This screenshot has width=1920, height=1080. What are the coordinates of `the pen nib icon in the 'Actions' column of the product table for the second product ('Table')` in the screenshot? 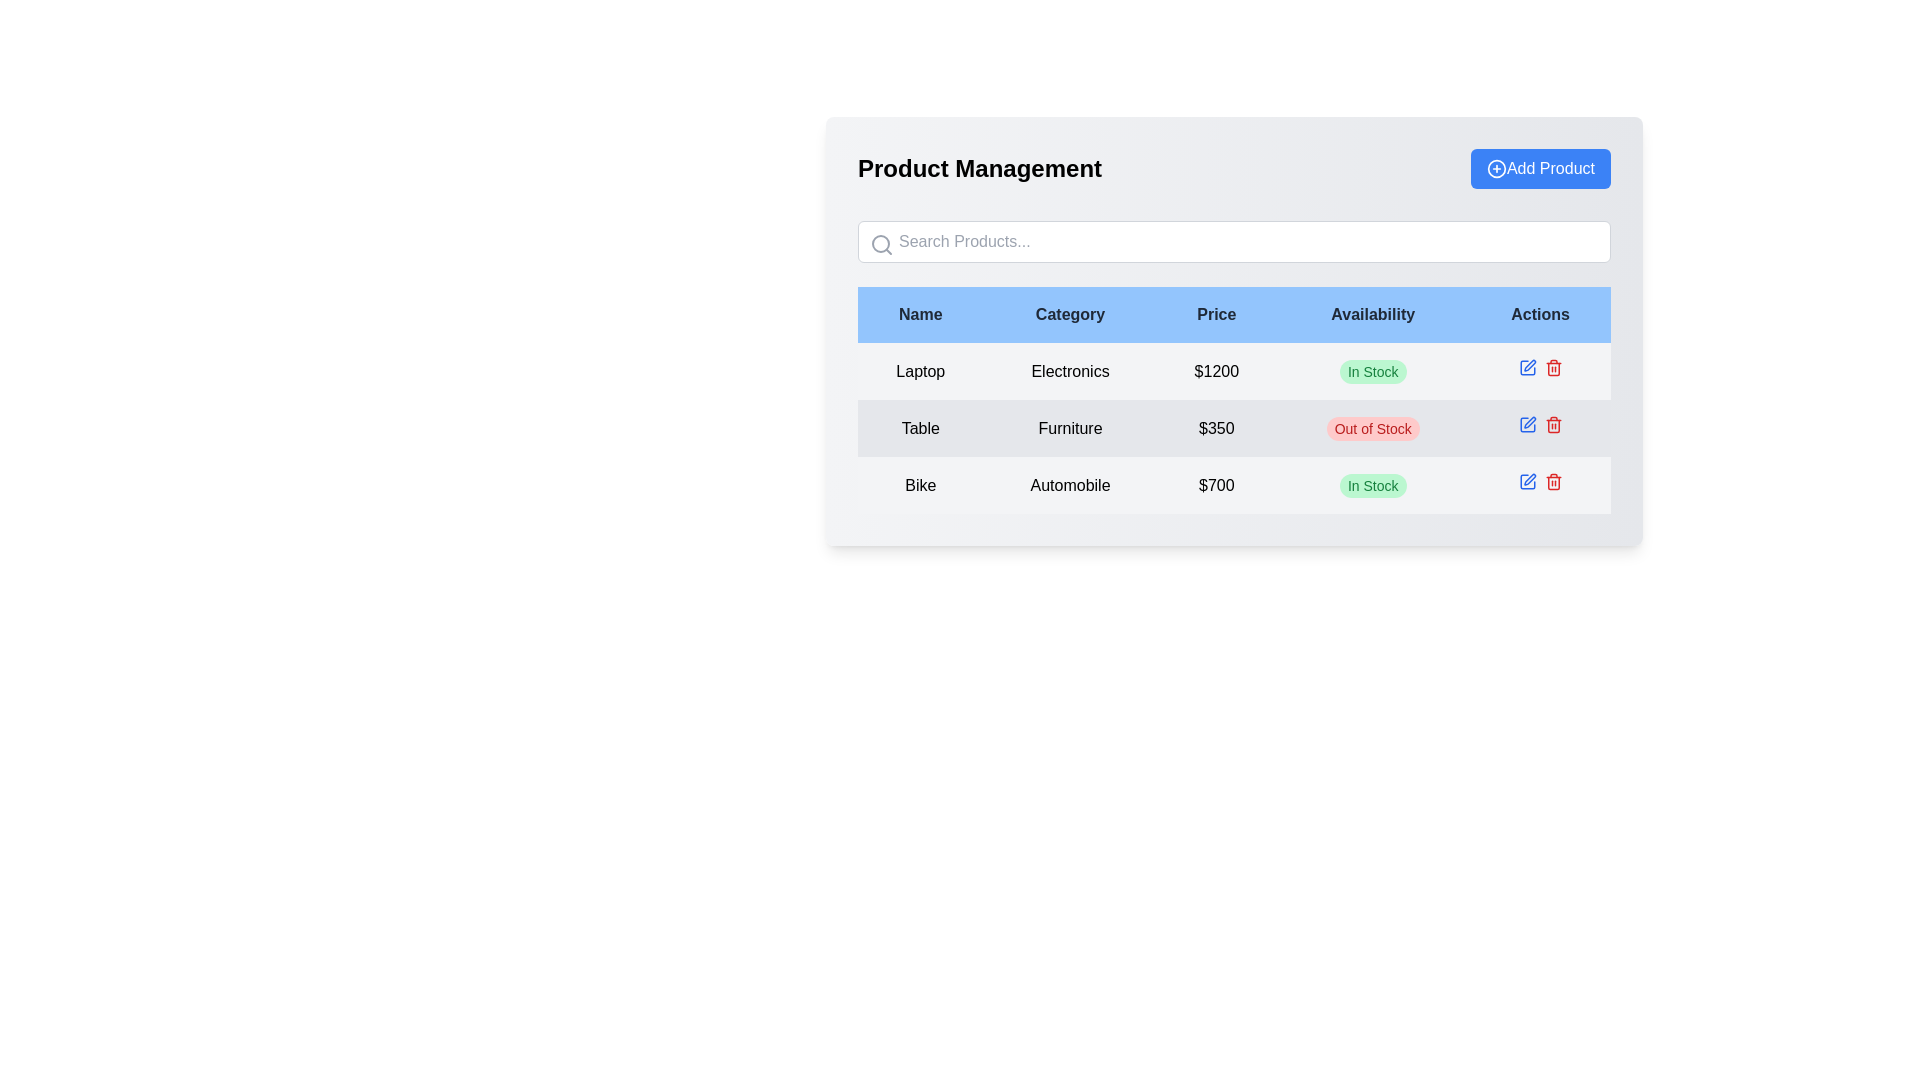 It's located at (1528, 421).